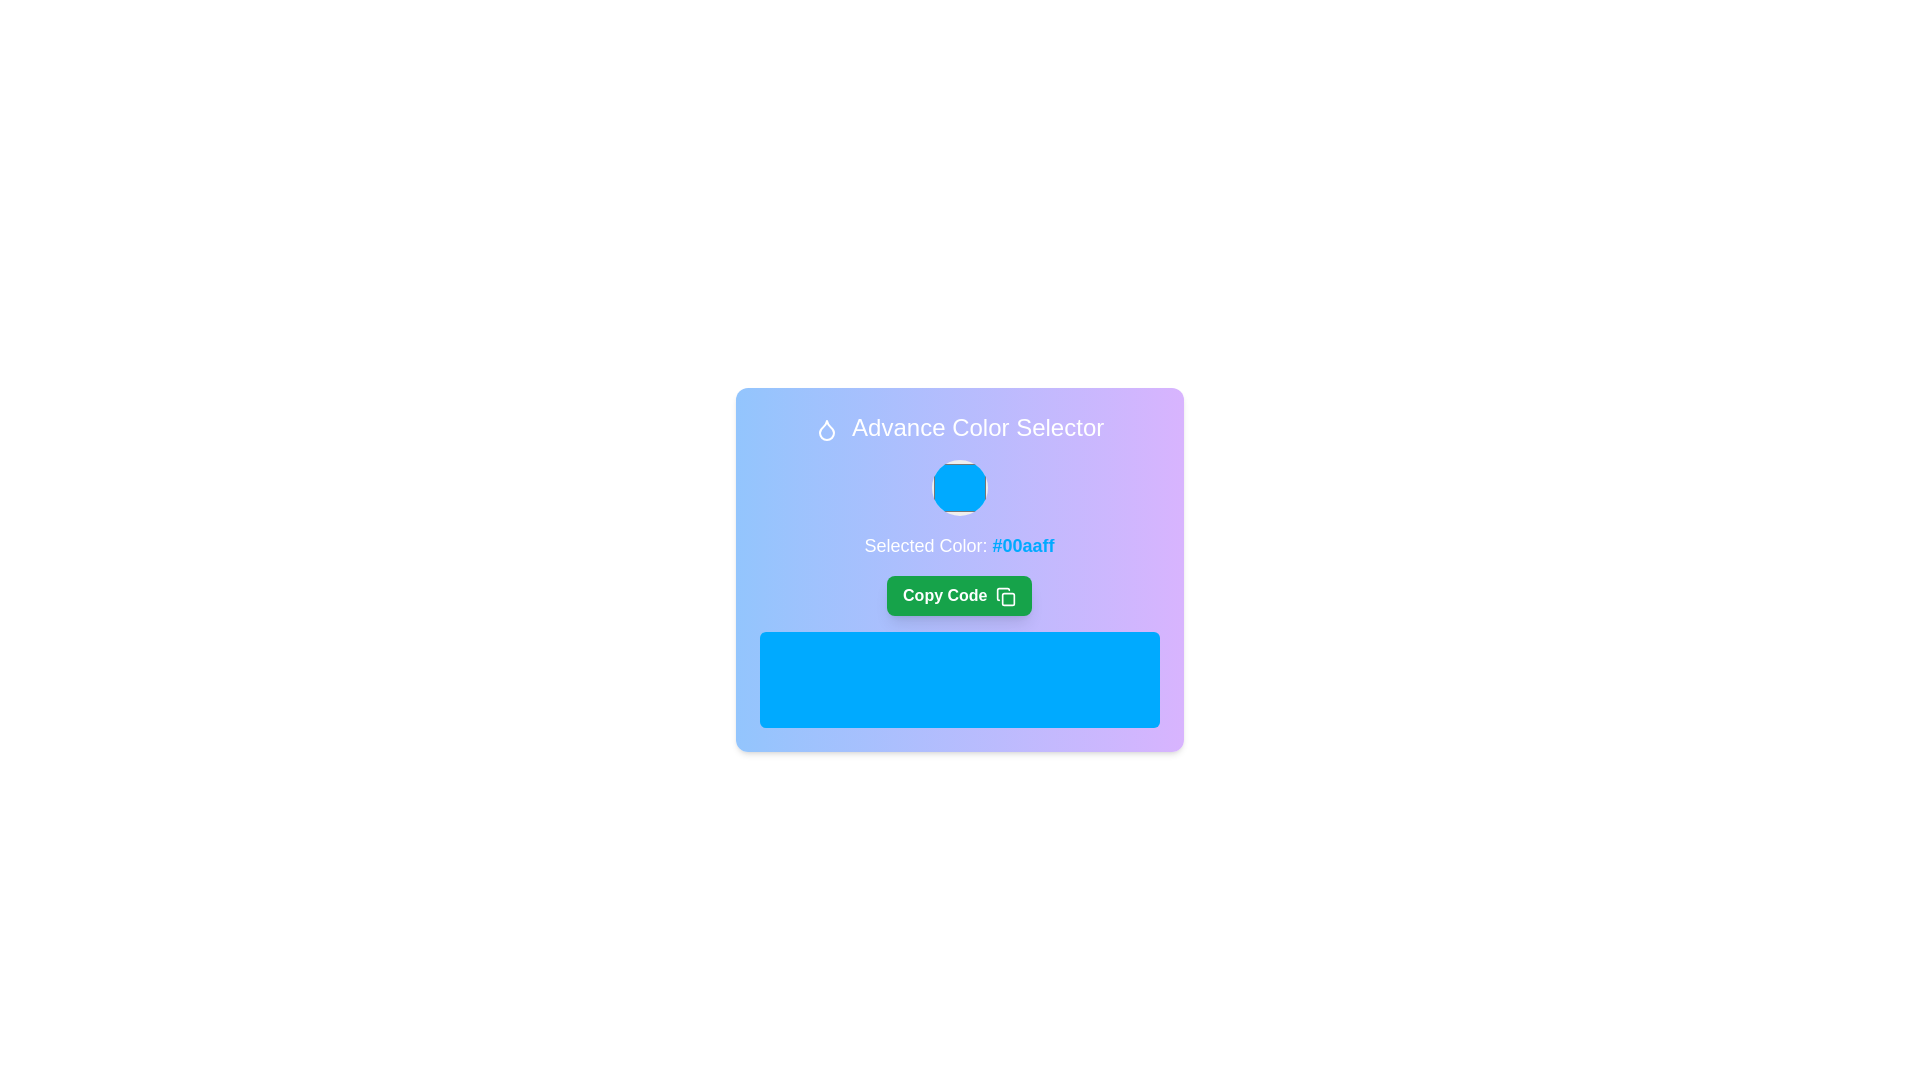  Describe the element at coordinates (958, 593) in the screenshot. I see `the 'Copy Code' button in the color preview section of the 'Advance Color Selector' card to copy the hexadecimal code` at that location.